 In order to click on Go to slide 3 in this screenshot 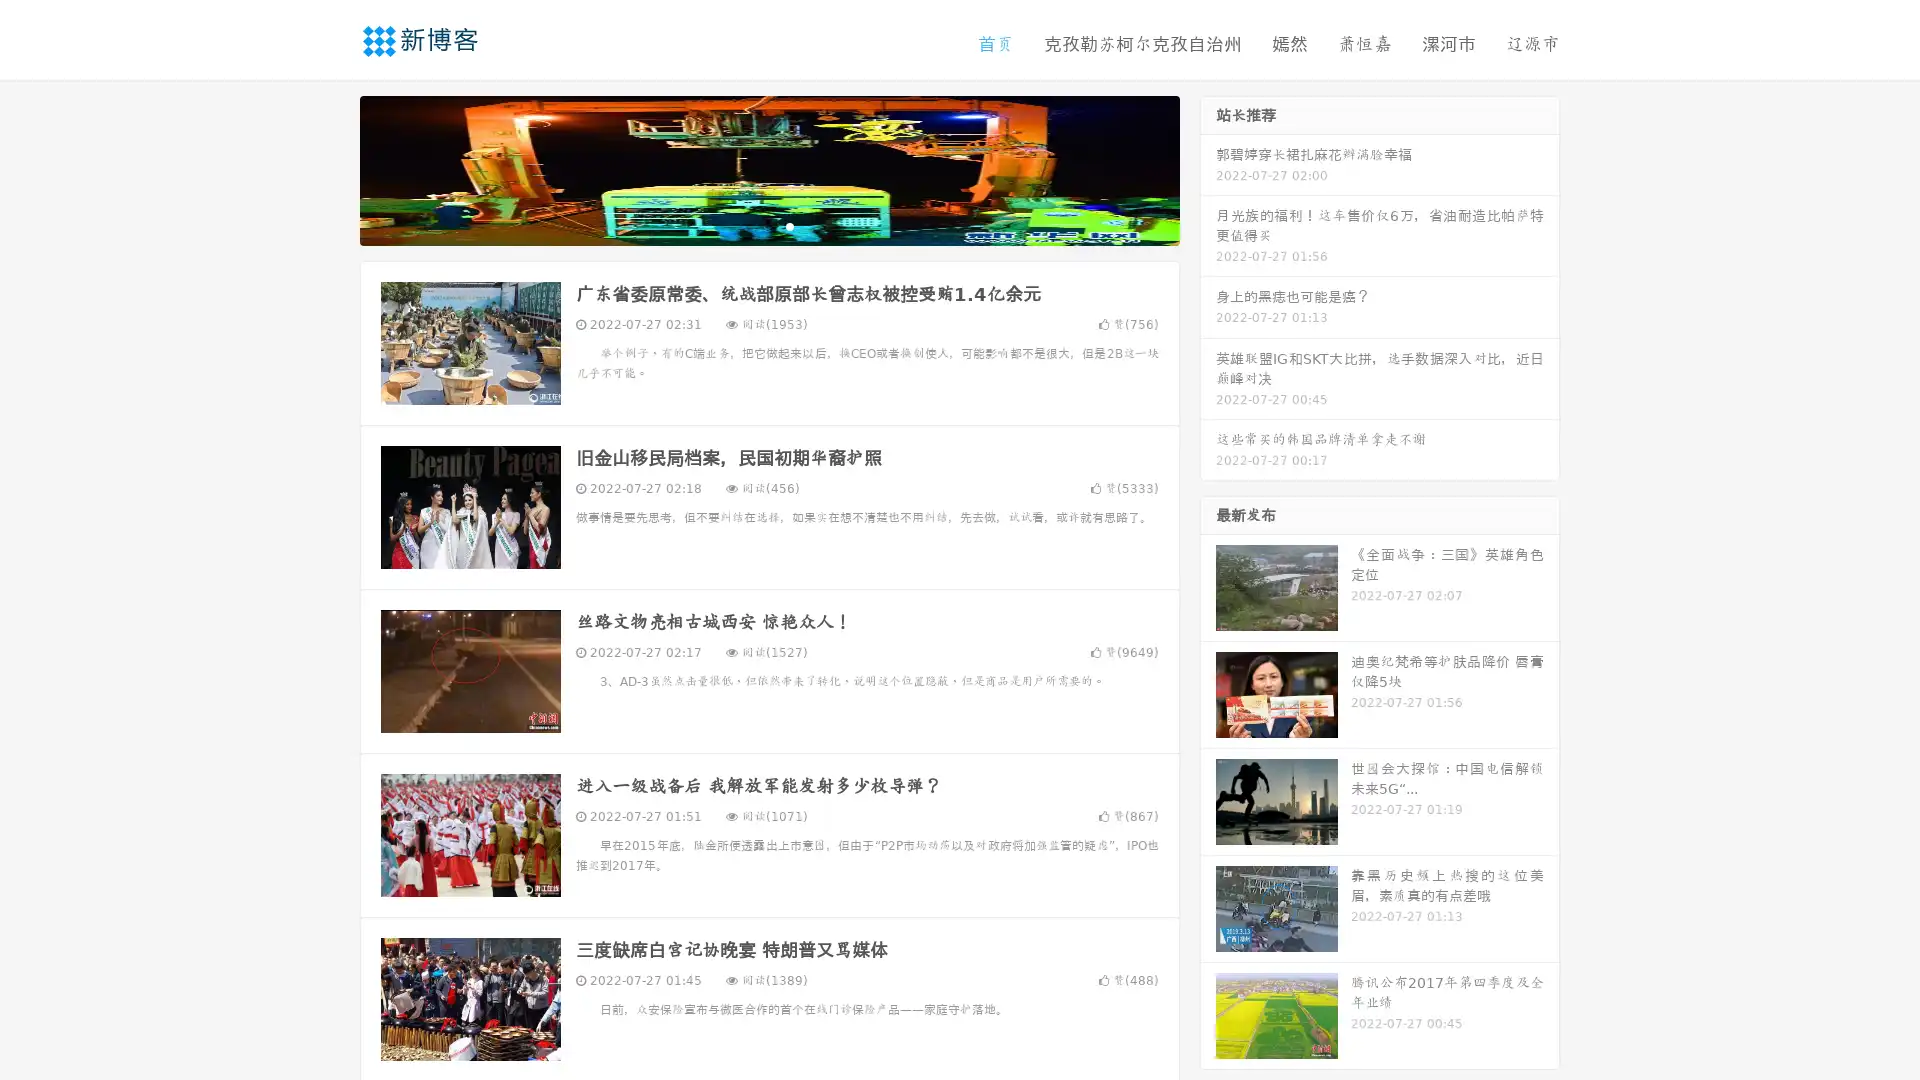, I will do `click(789, 225)`.